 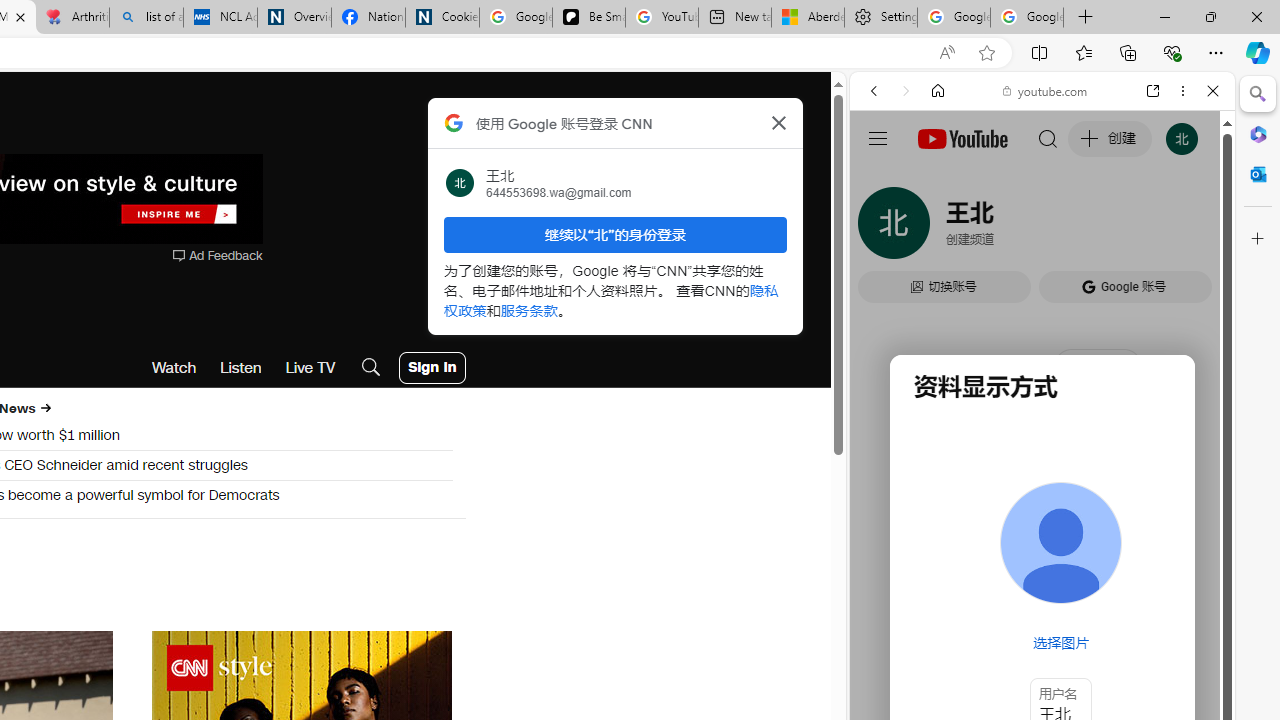 I want to click on 'Search Filter, WEB', so click(x=881, y=227).